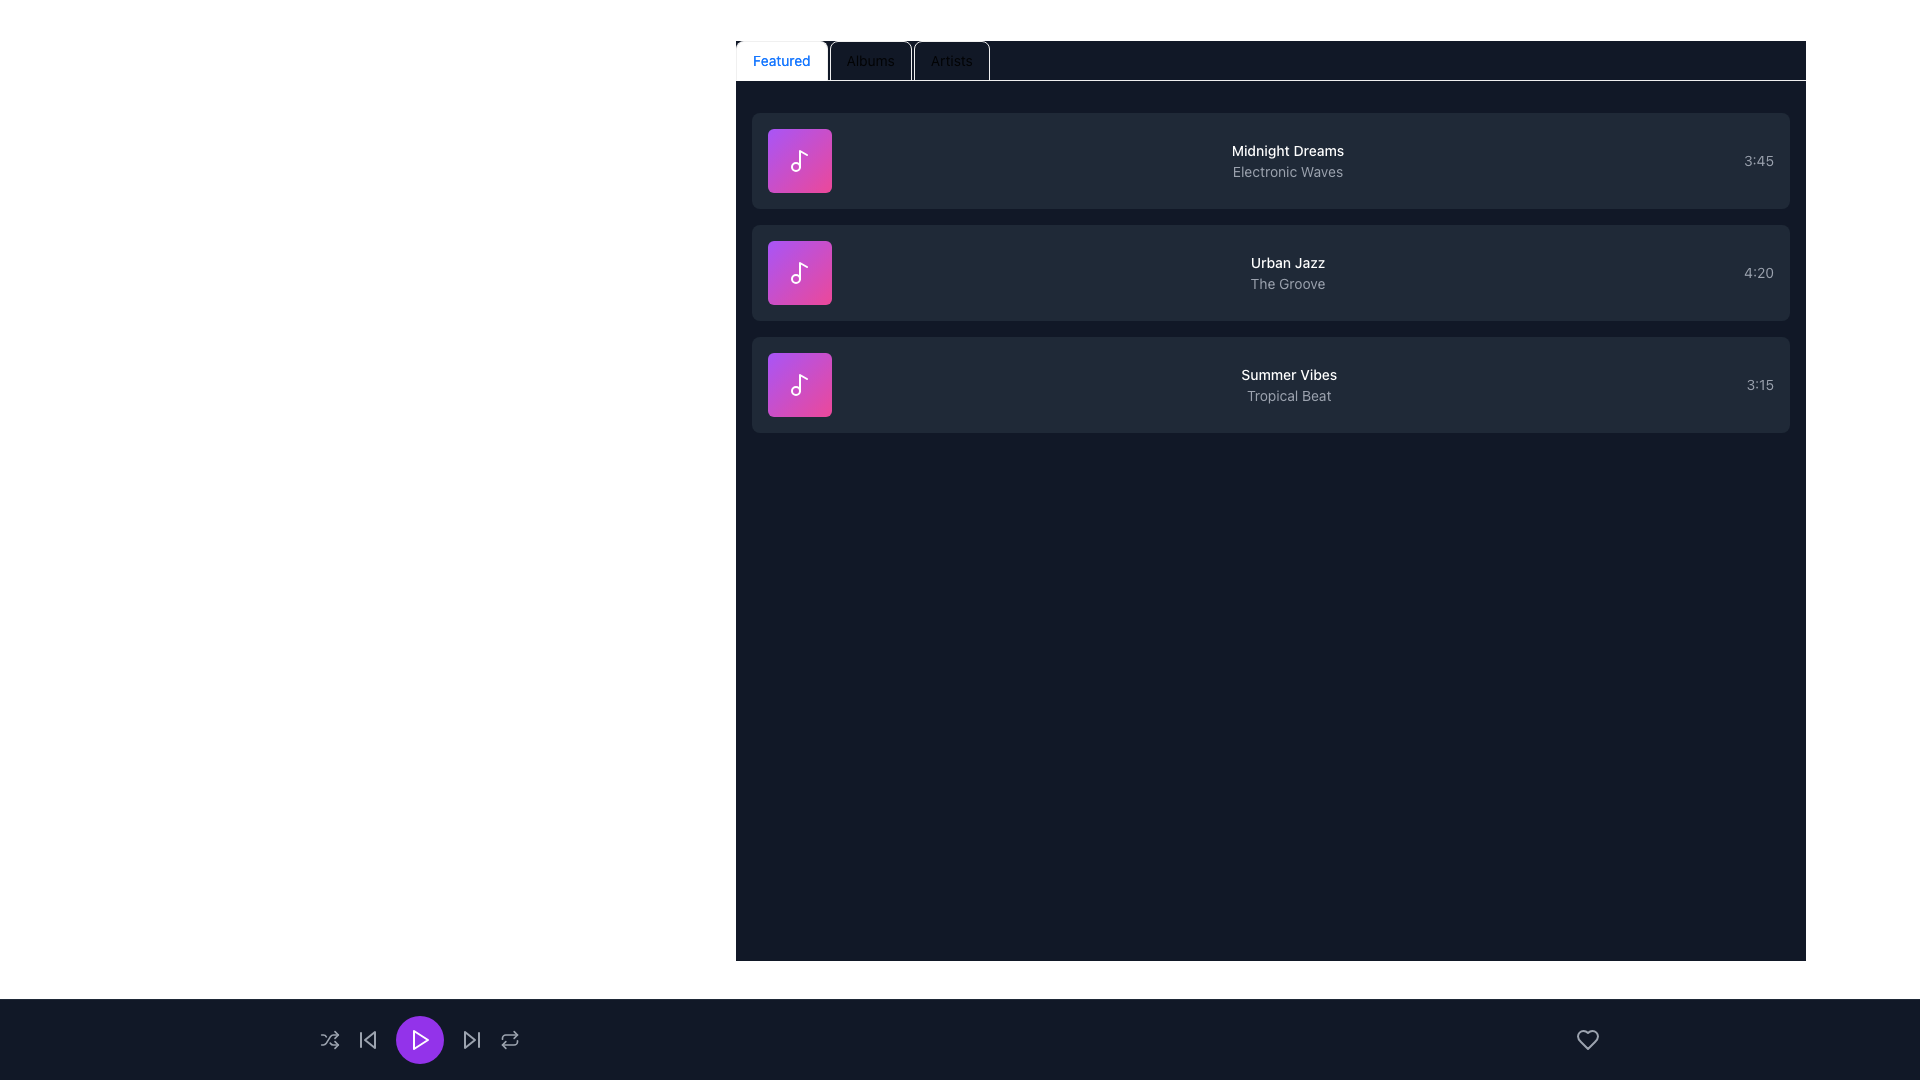 Image resolution: width=1920 pixels, height=1080 pixels. I want to click on the 'Featured' Tab Button, which is the first tab, so click(780, 60).